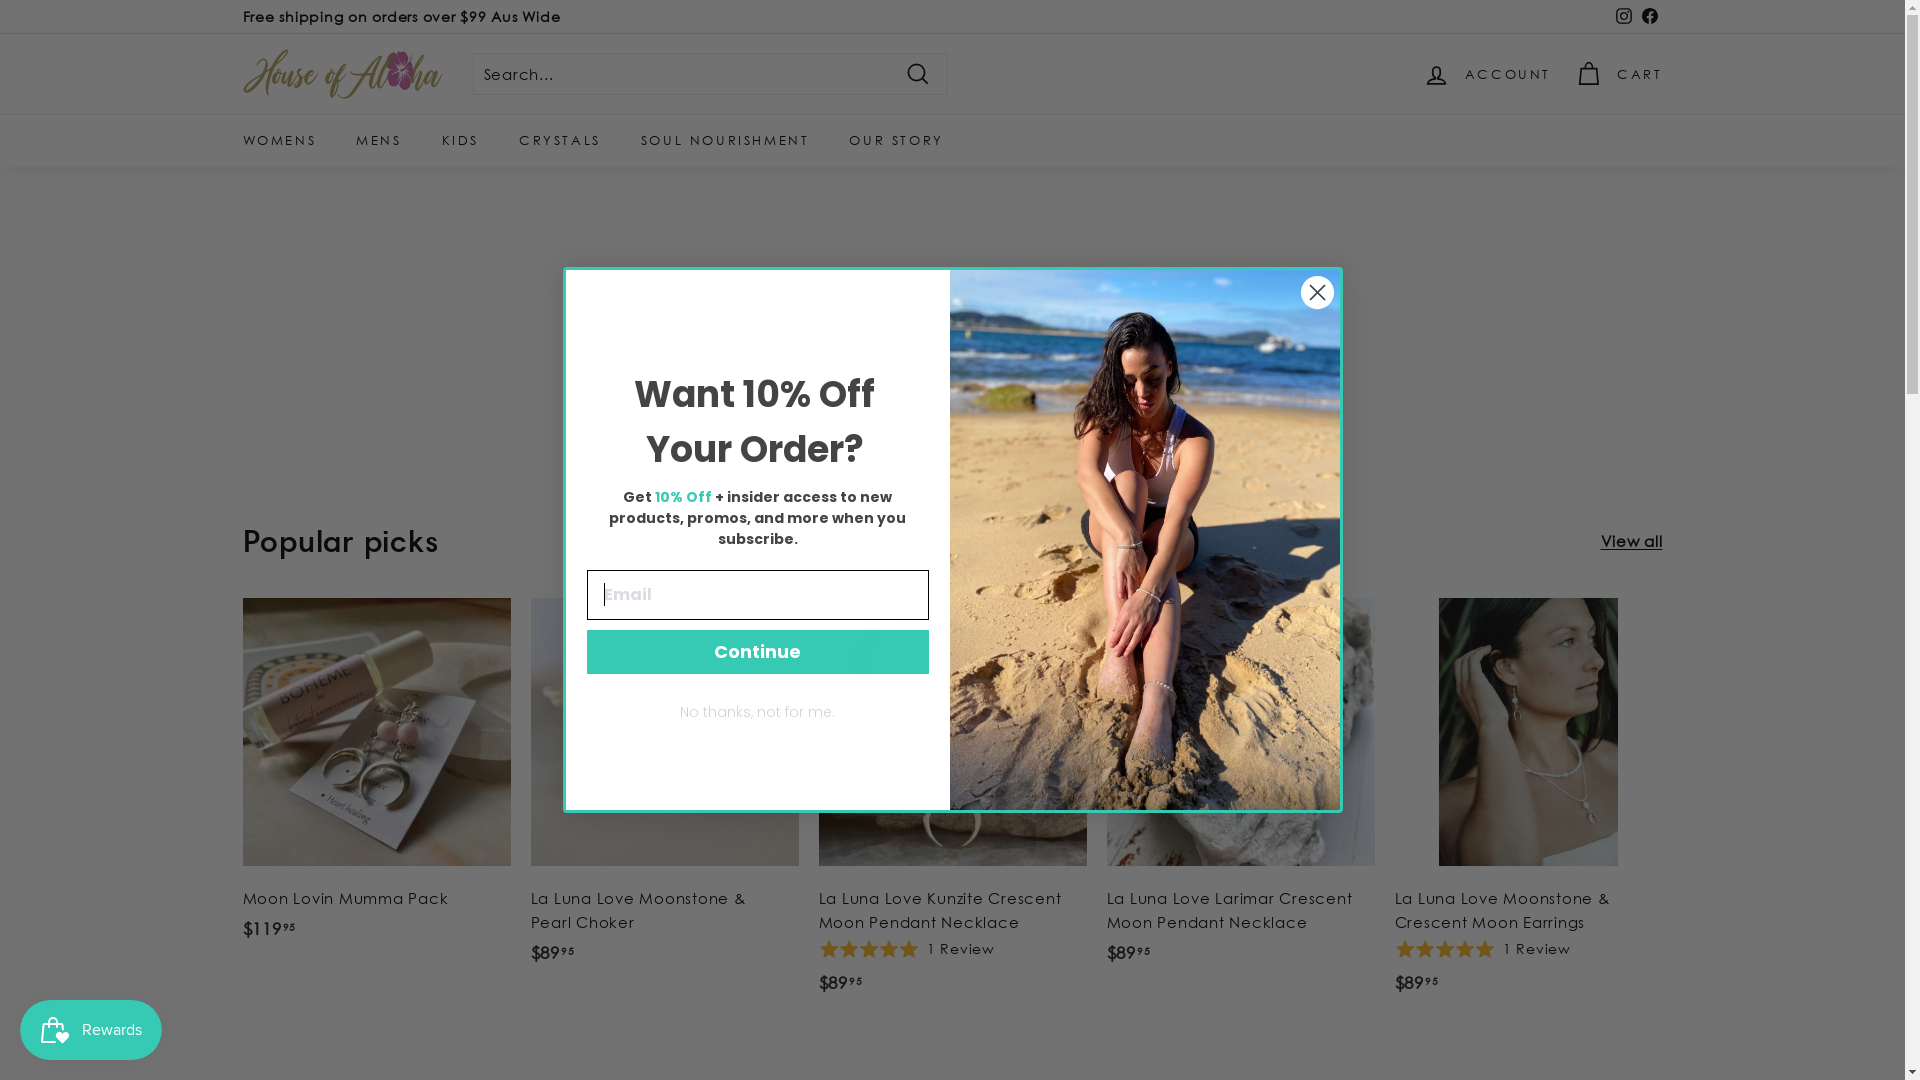 This screenshot has width=1920, height=1080. I want to click on 'No thanks, not for me.', so click(756, 711).